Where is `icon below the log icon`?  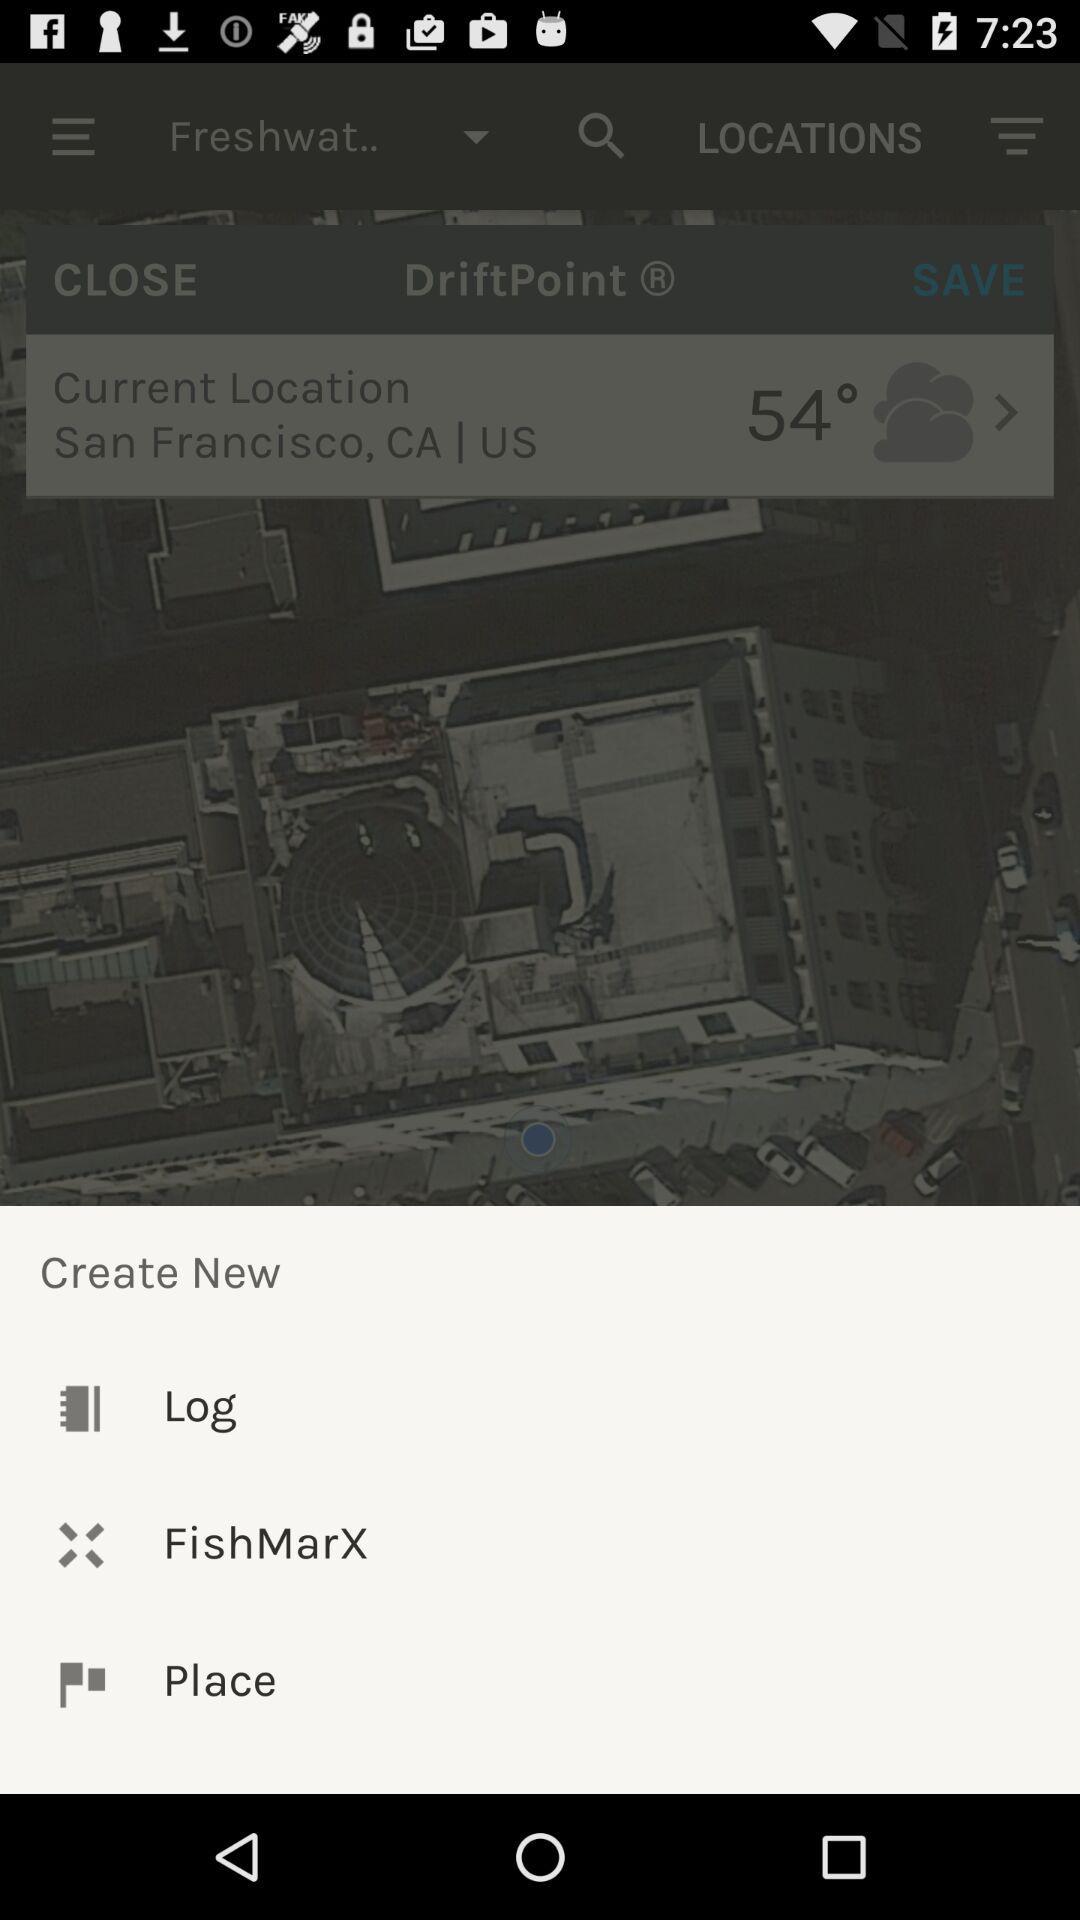
icon below the log icon is located at coordinates (540, 1544).